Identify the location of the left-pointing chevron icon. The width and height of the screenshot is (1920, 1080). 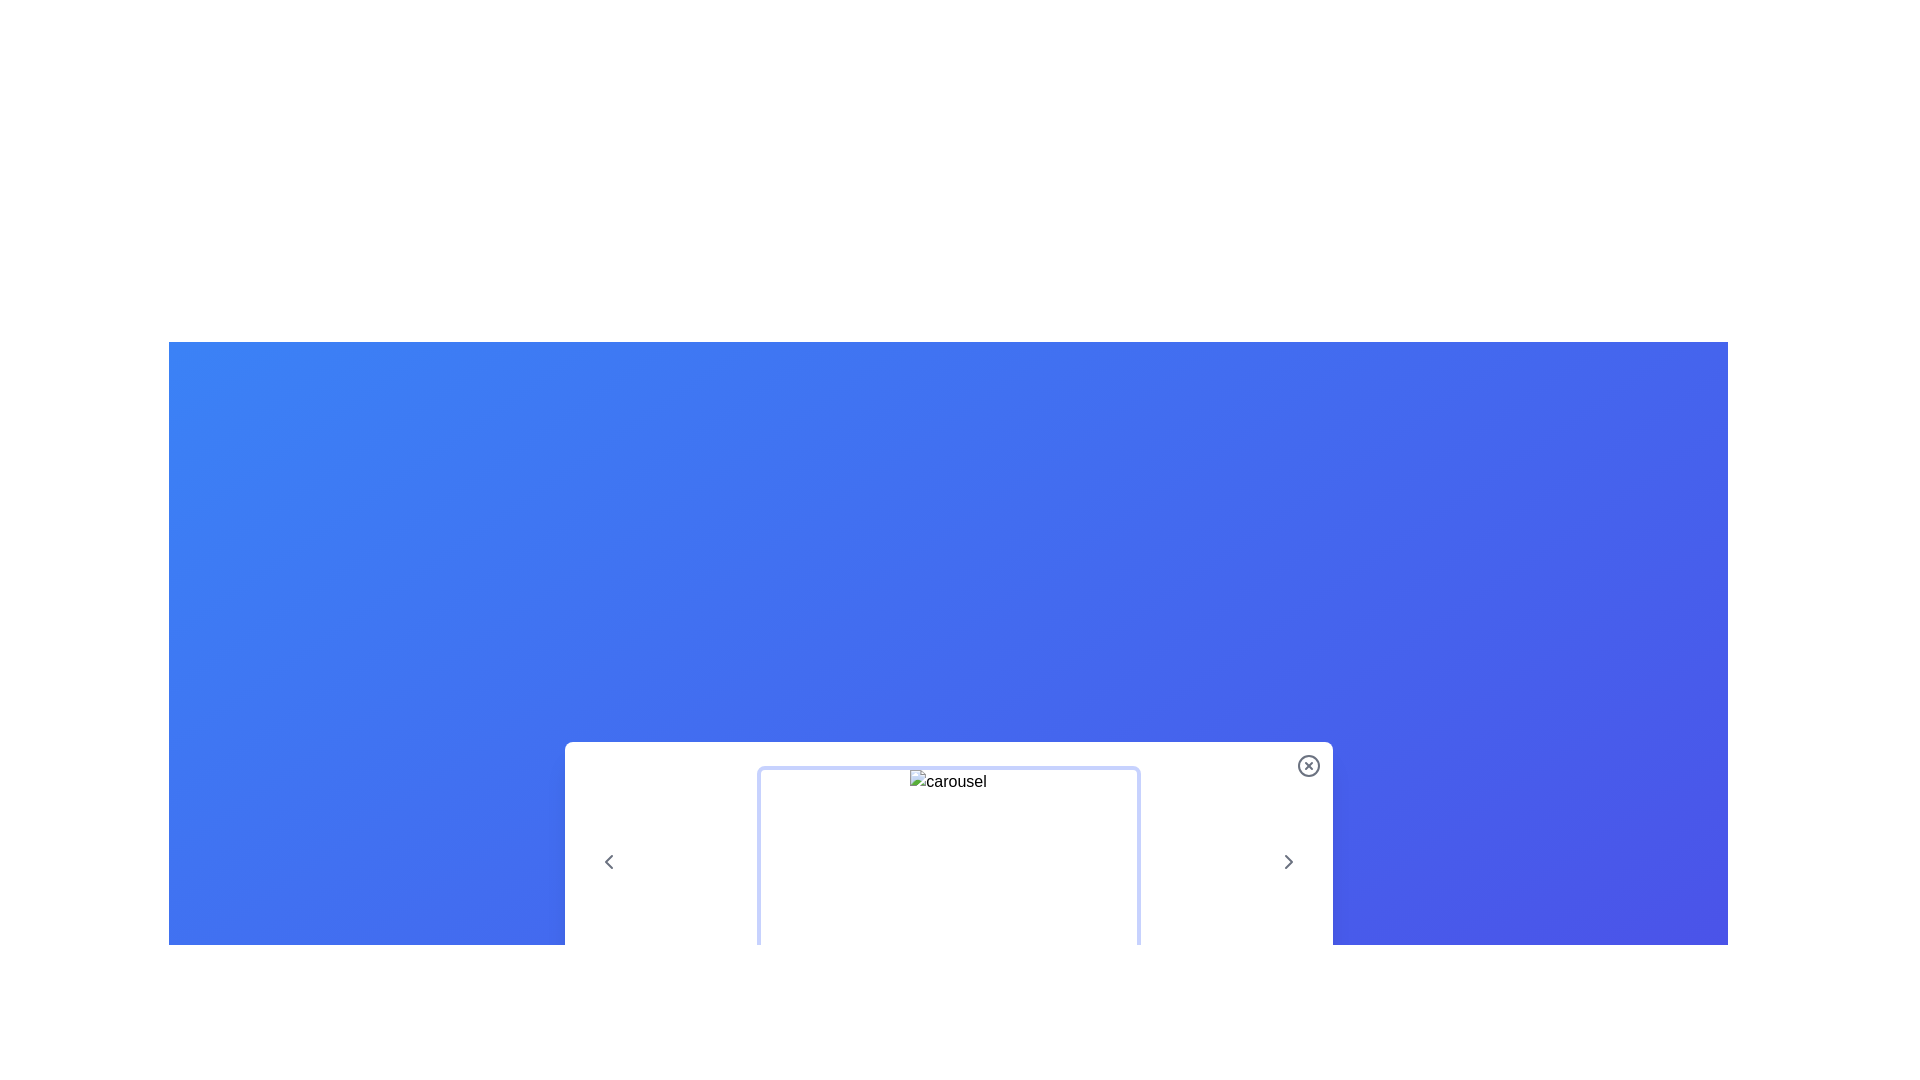
(607, 860).